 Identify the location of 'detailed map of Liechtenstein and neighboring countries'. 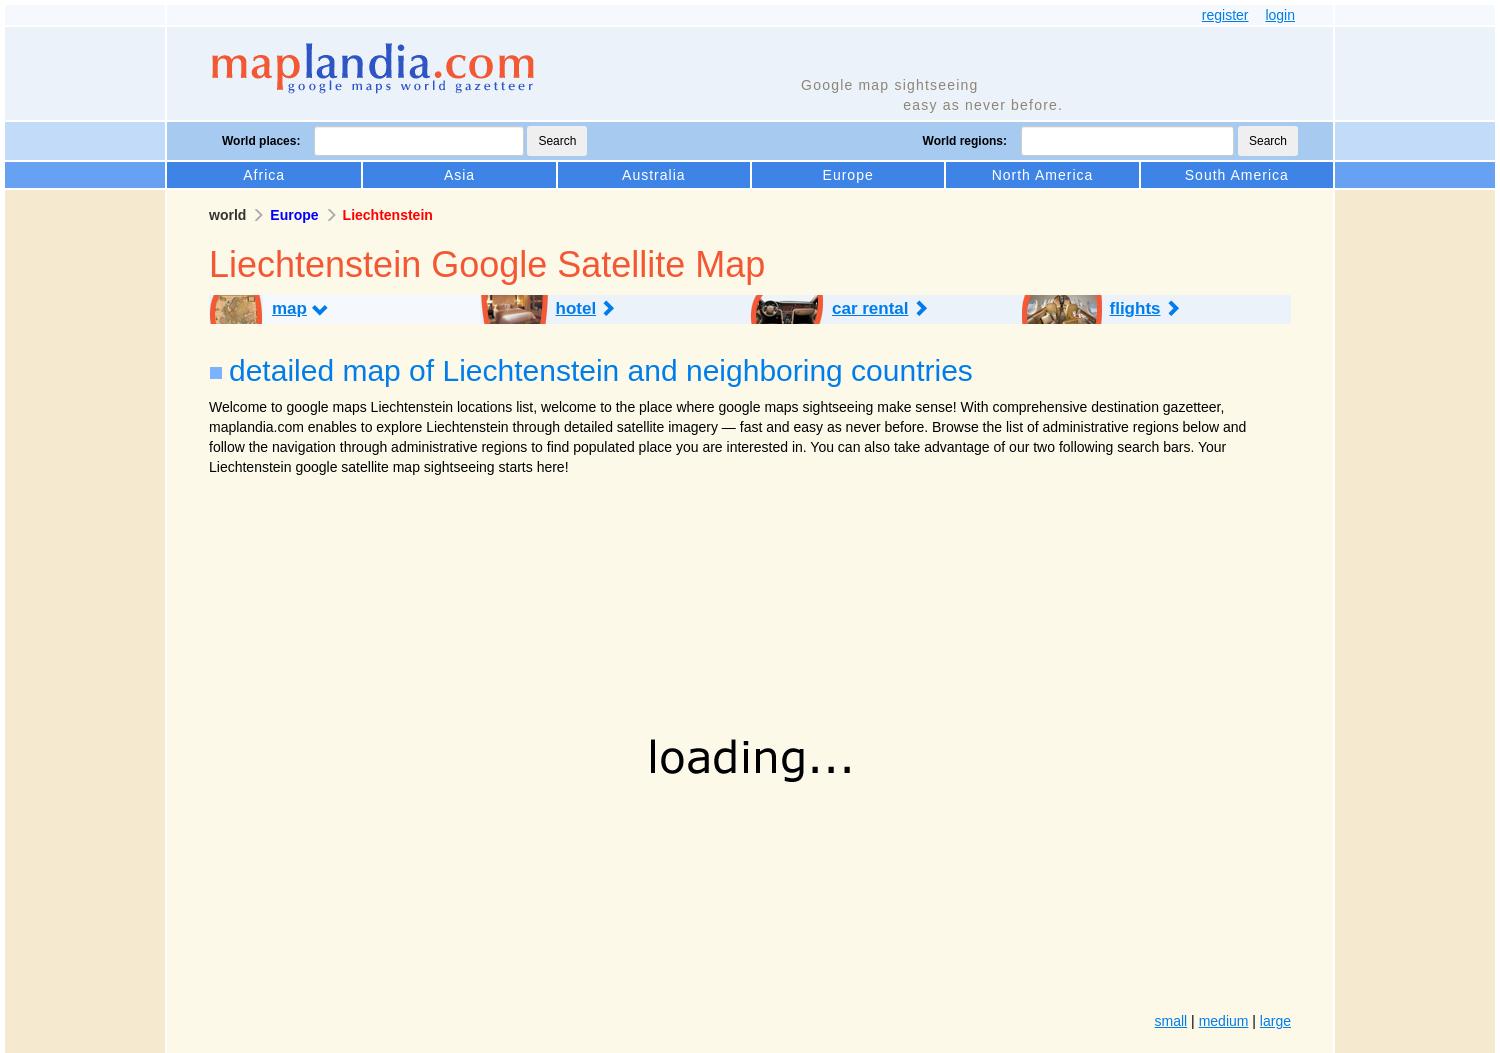
(599, 368).